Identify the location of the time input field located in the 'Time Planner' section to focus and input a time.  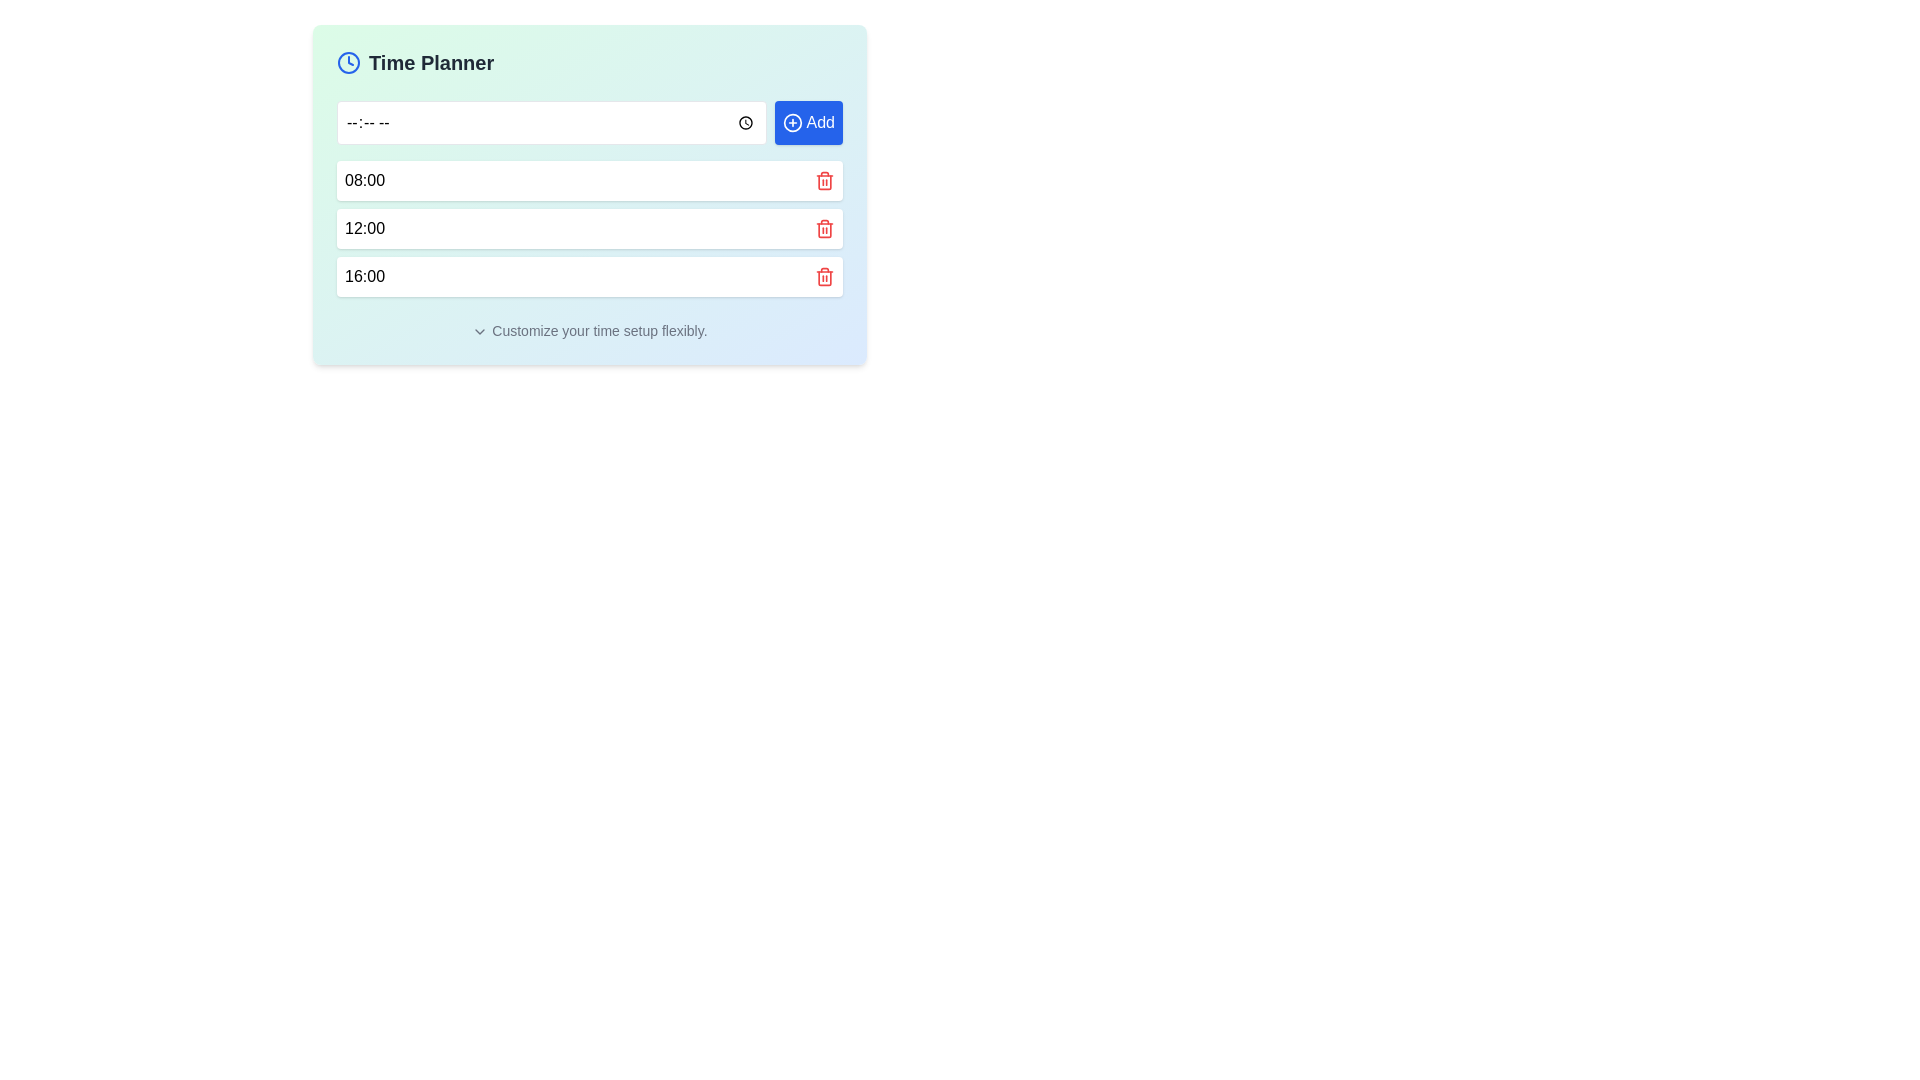
(551, 123).